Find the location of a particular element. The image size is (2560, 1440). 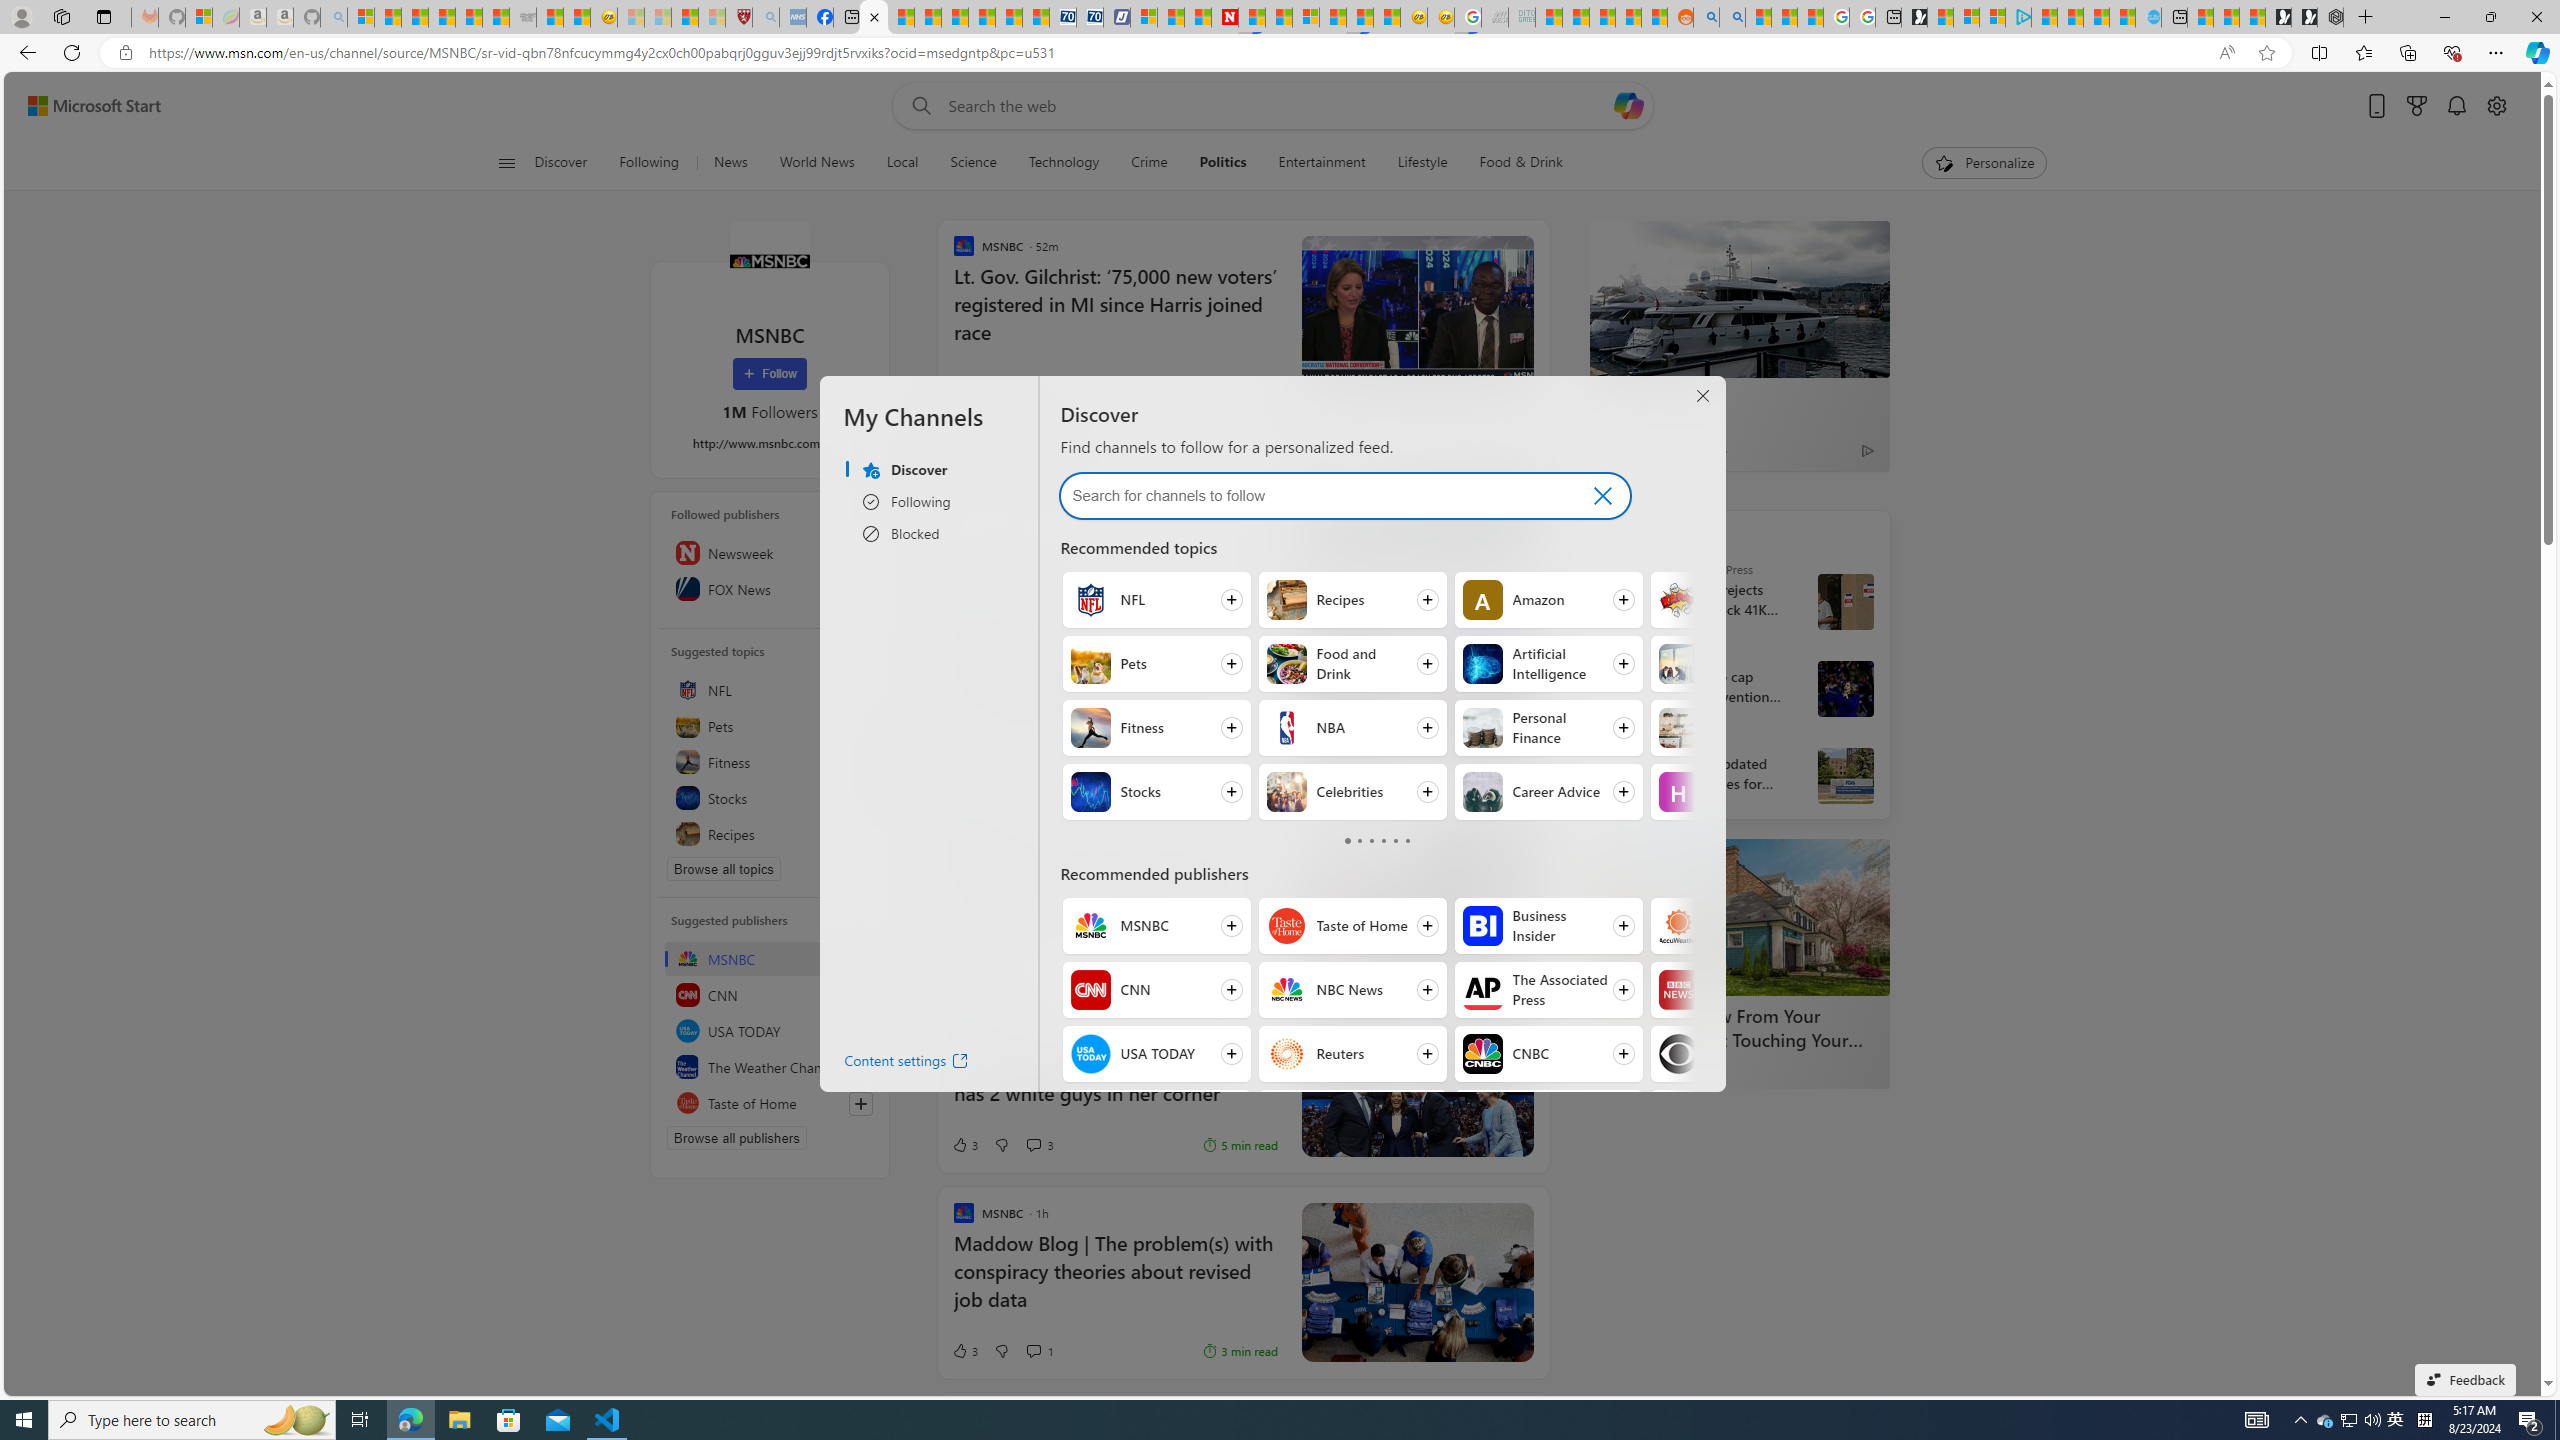

'Technology' is located at coordinates (1063, 162).